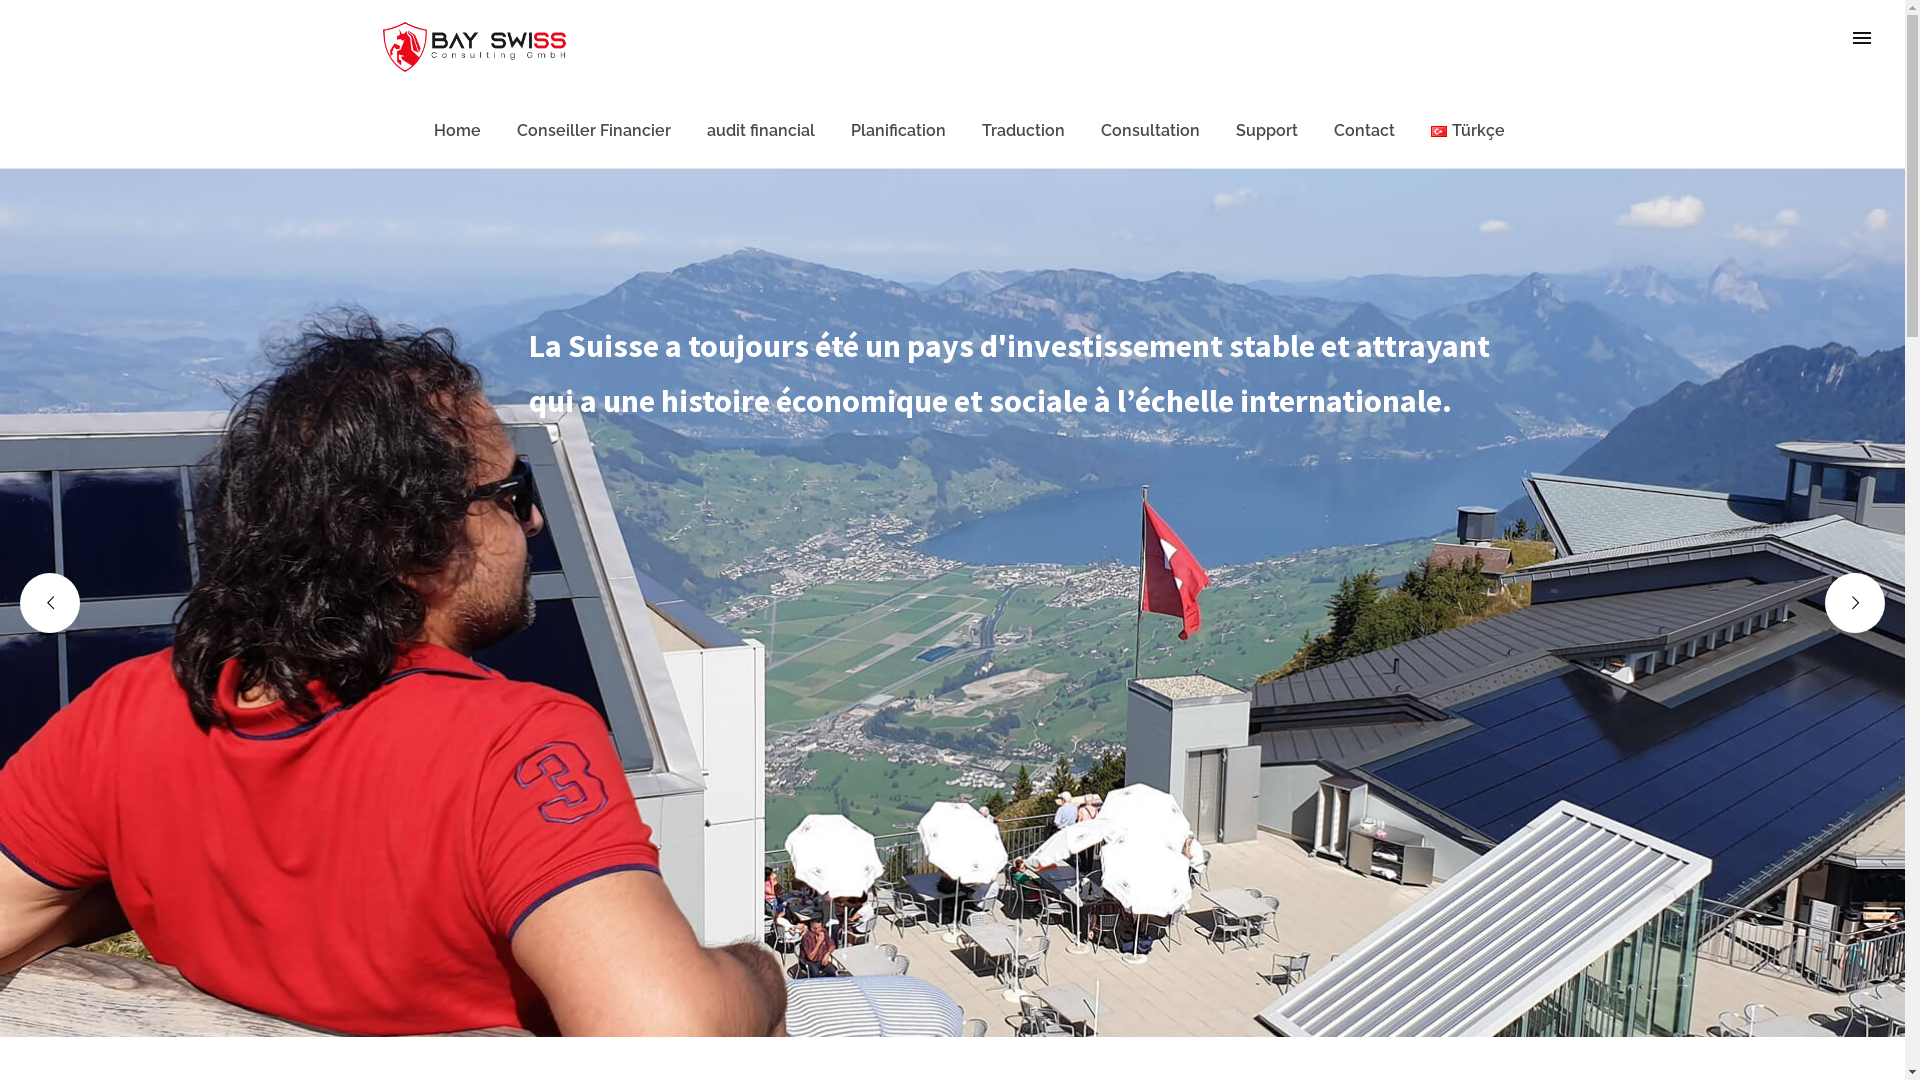  Describe the element at coordinates (760, 130) in the screenshot. I see `'audit financial'` at that location.